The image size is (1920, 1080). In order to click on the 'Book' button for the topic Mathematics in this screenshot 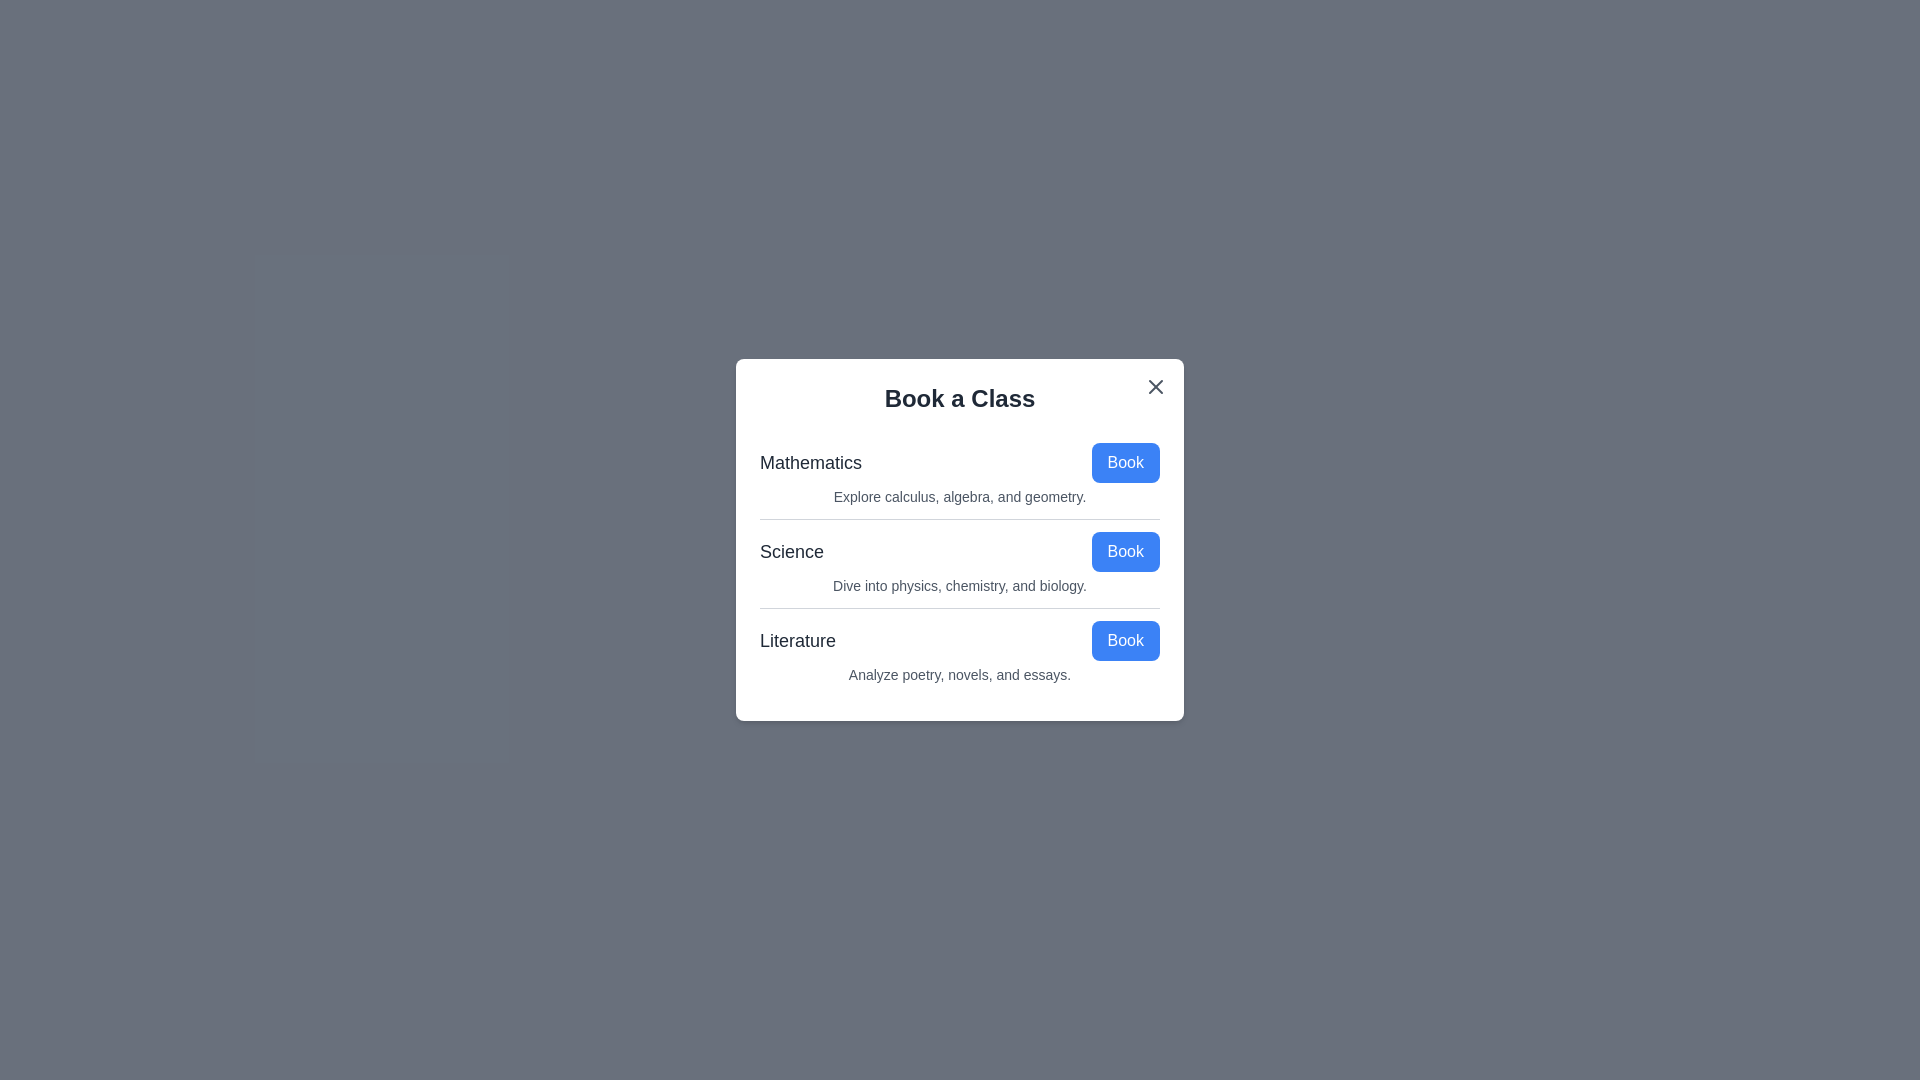, I will do `click(1125, 462)`.